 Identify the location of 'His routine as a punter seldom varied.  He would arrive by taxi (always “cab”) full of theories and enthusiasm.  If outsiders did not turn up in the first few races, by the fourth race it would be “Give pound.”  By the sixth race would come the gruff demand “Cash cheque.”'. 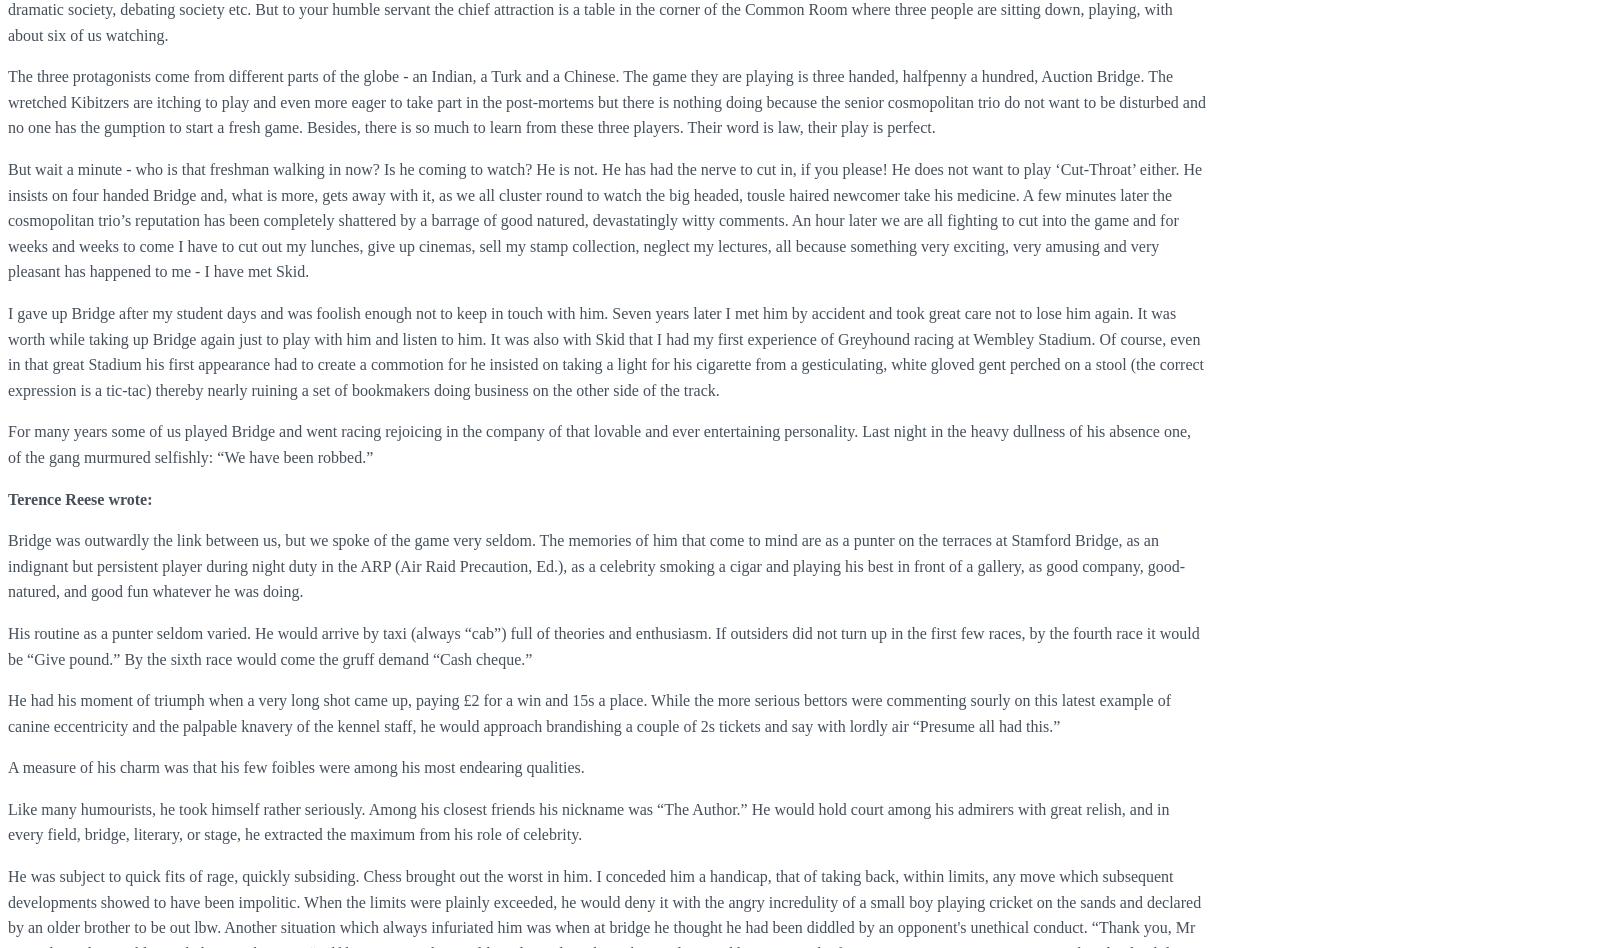
(603, 644).